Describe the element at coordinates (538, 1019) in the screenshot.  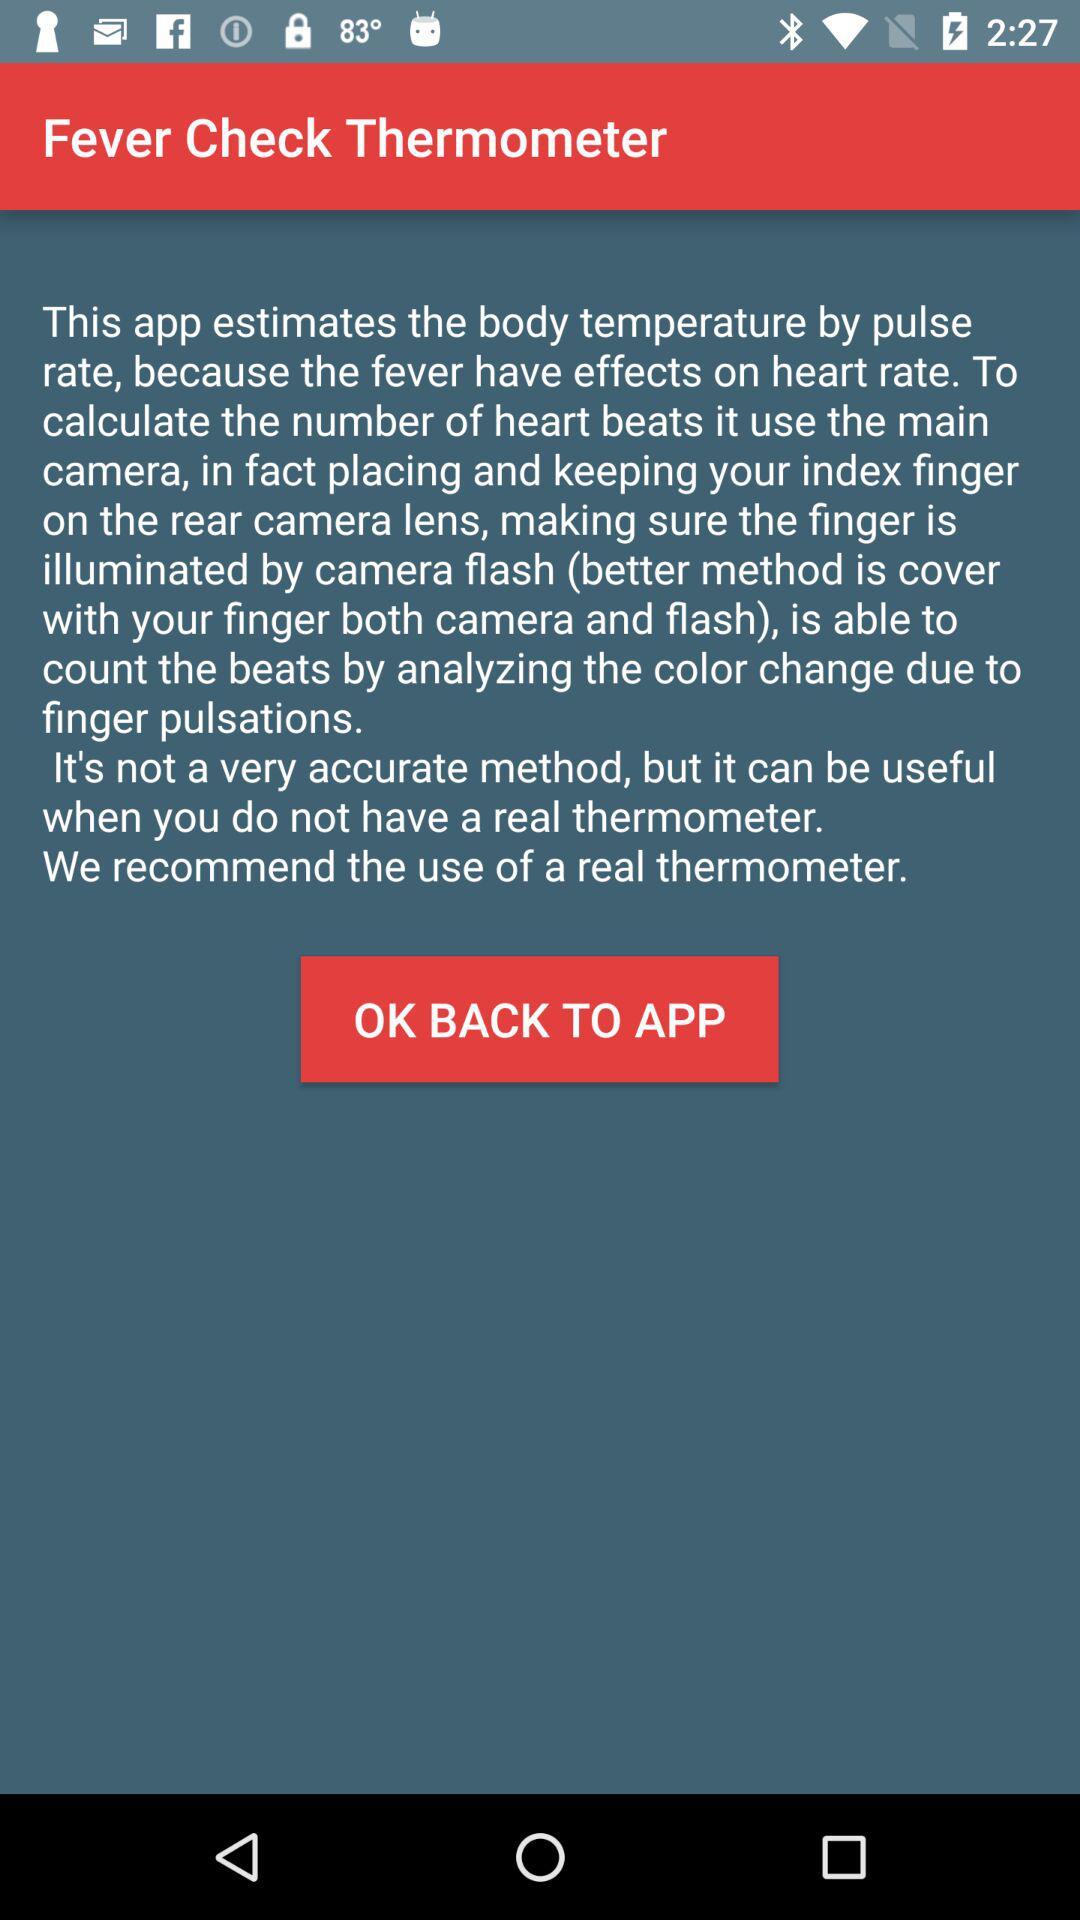
I see `the item below the this app estimates app` at that location.